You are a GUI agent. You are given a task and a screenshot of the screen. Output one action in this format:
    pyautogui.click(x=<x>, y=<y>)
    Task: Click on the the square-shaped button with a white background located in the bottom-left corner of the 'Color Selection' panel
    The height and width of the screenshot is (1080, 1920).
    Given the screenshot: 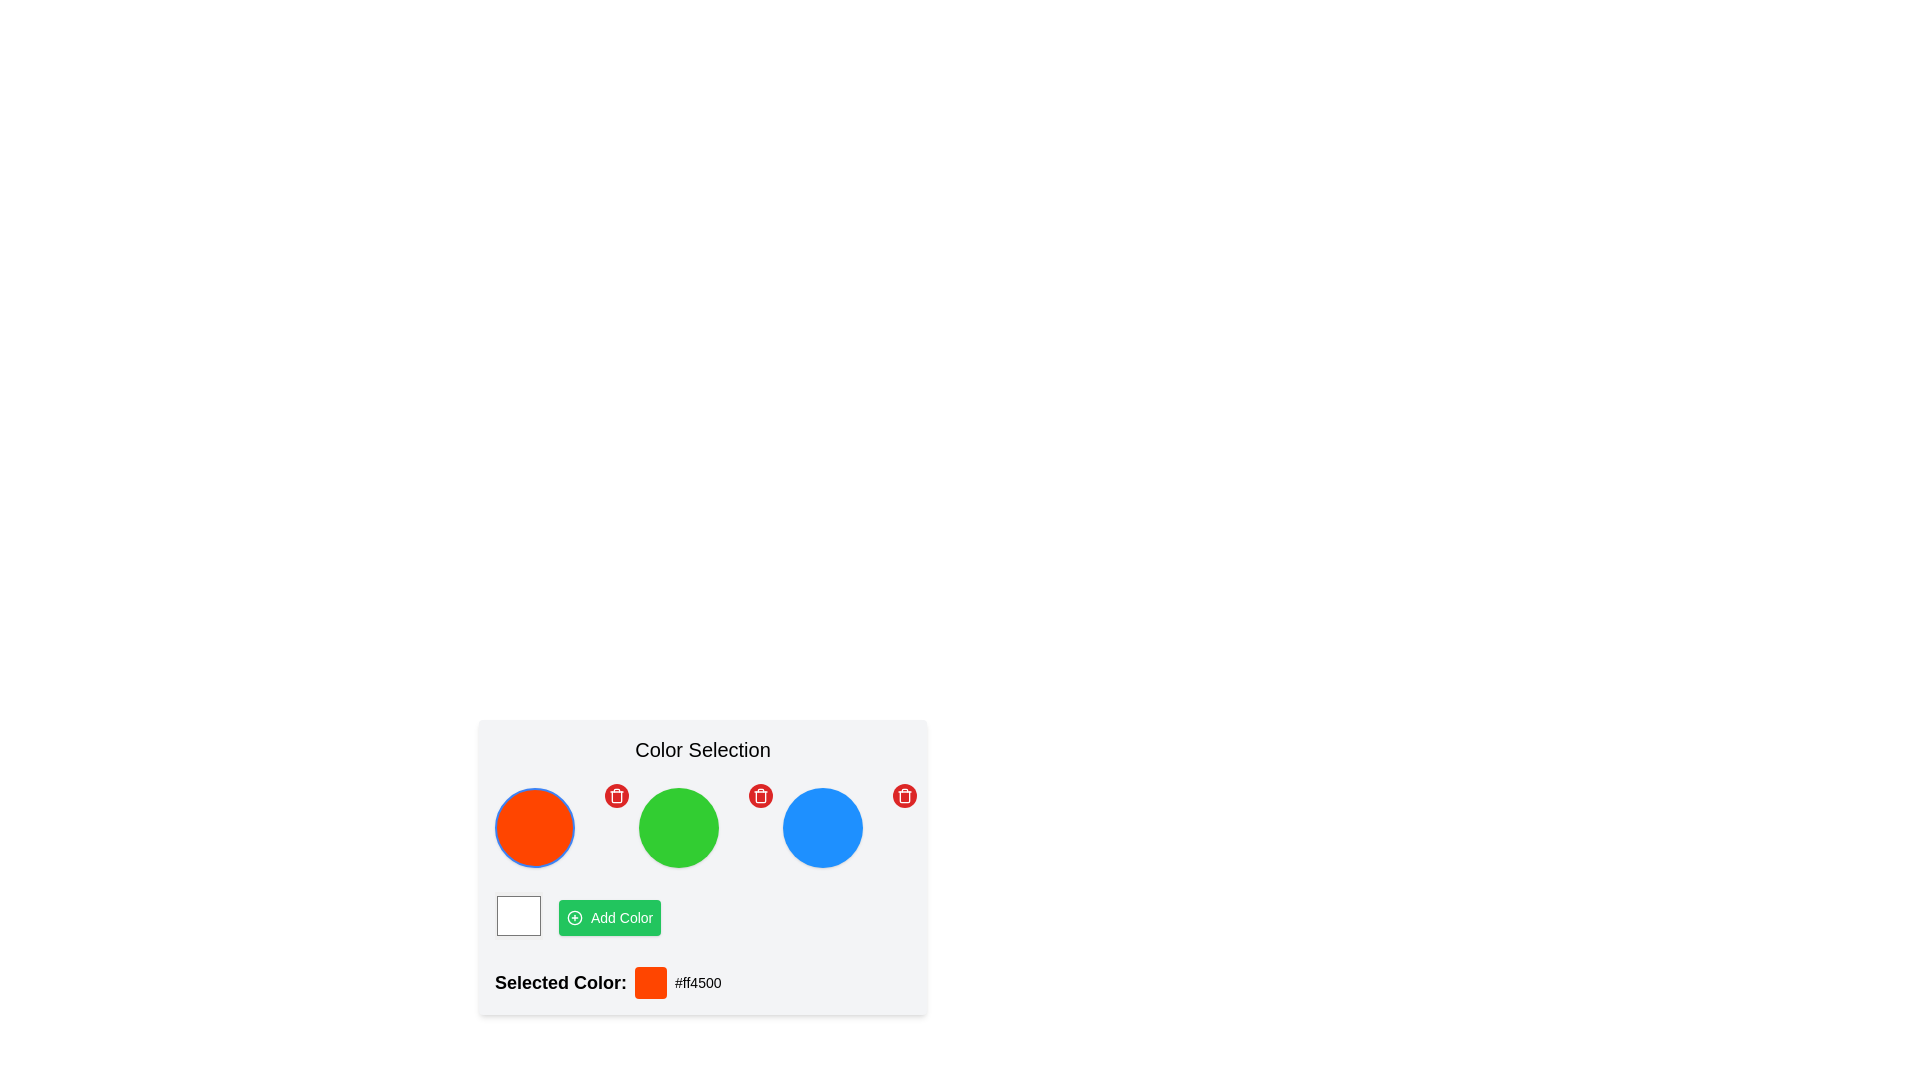 What is the action you would take?
    pyautogui.click(x=518, y=915)
    